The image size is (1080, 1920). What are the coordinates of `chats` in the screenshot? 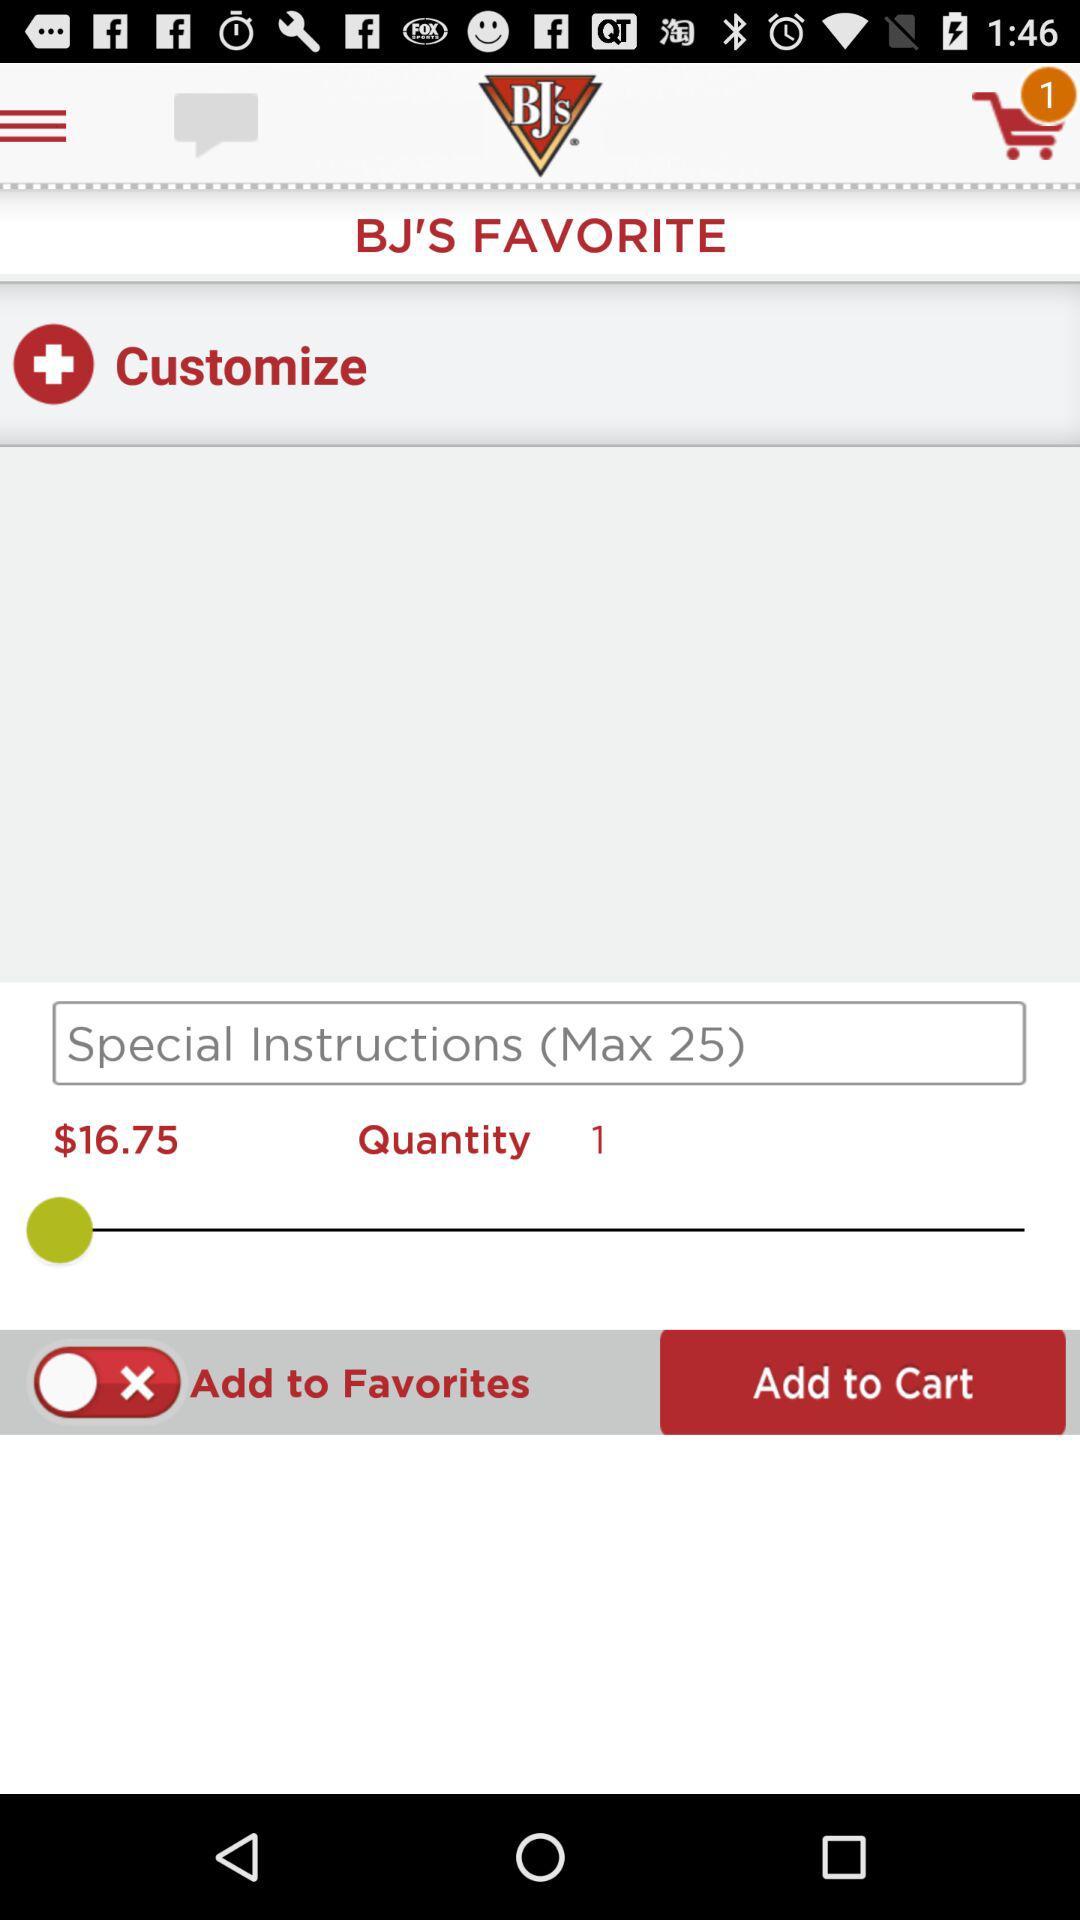 It's located at (218, 124).